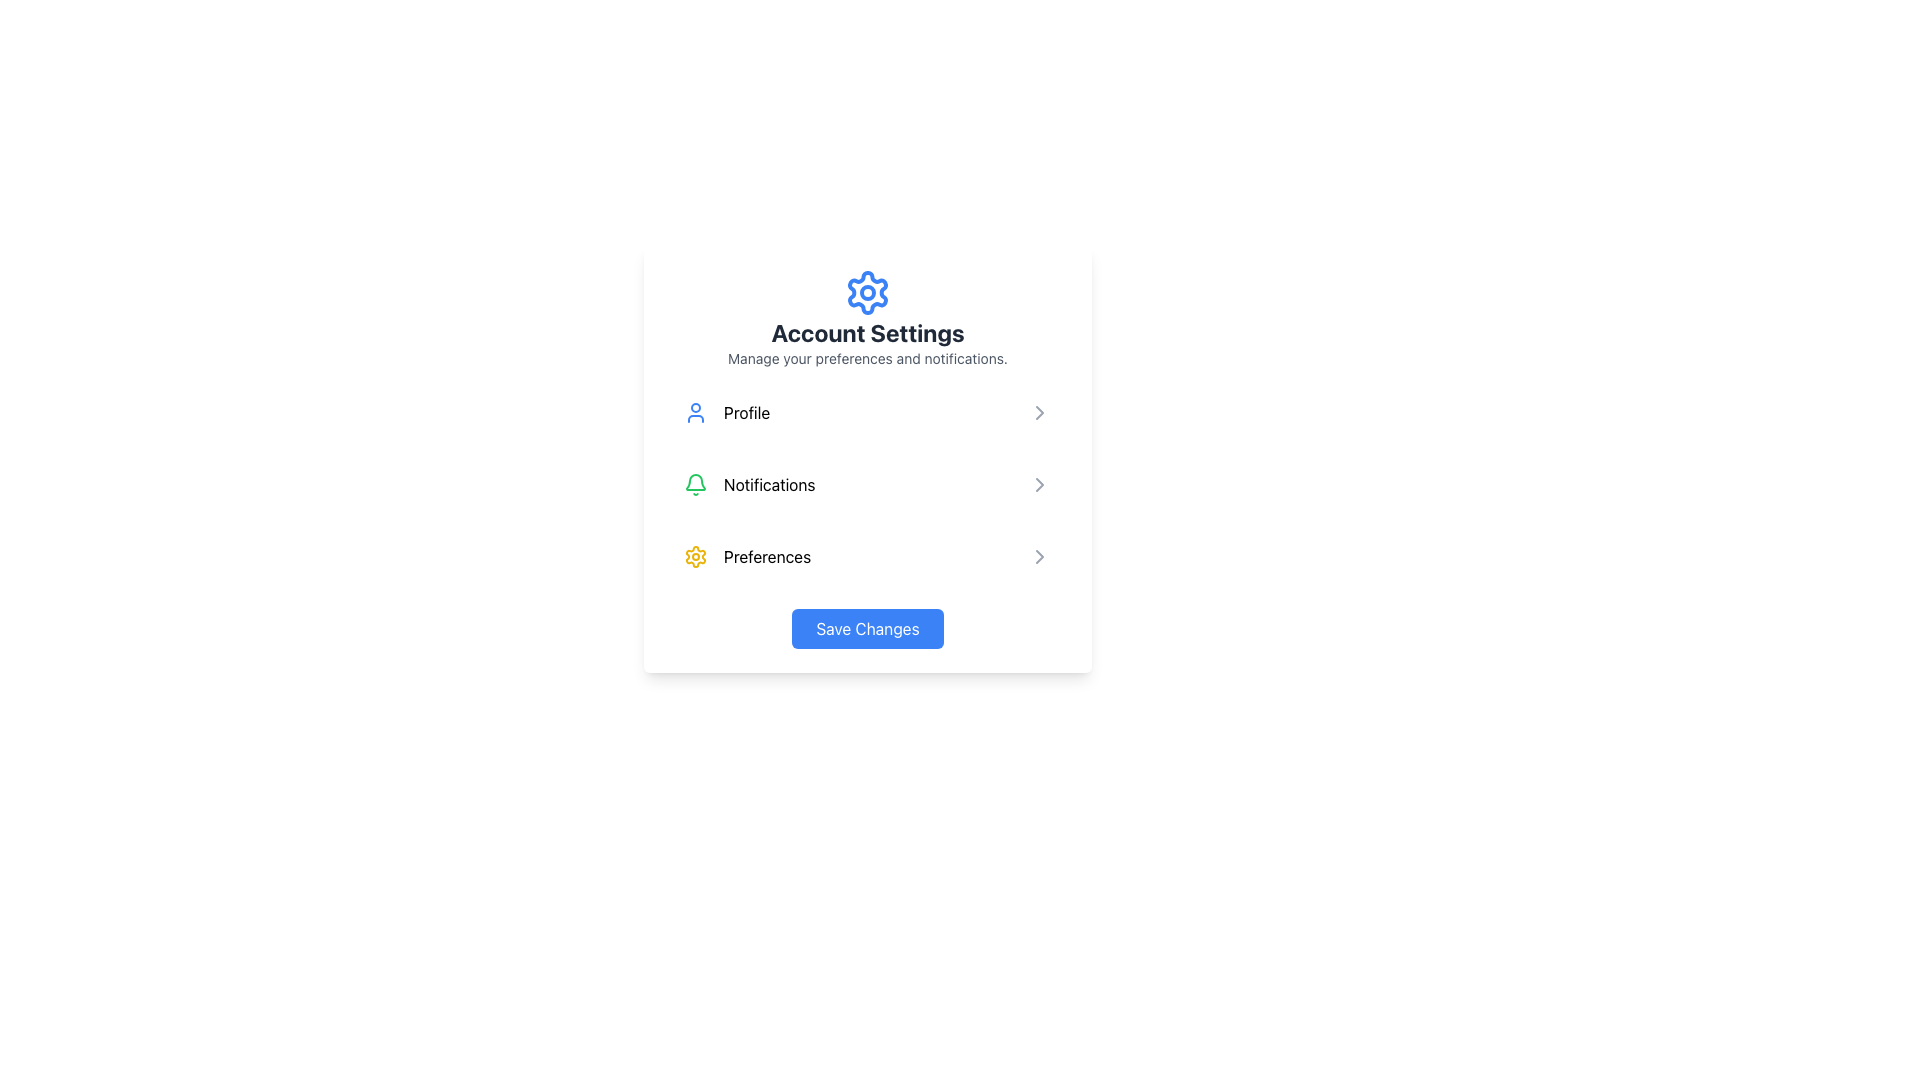 This screenshot has width=1920, height=1080. Describe the element at coordinates (696, 485) in the screenshot. I see `the Notifications bell icon located in the second item of the list` at that location.